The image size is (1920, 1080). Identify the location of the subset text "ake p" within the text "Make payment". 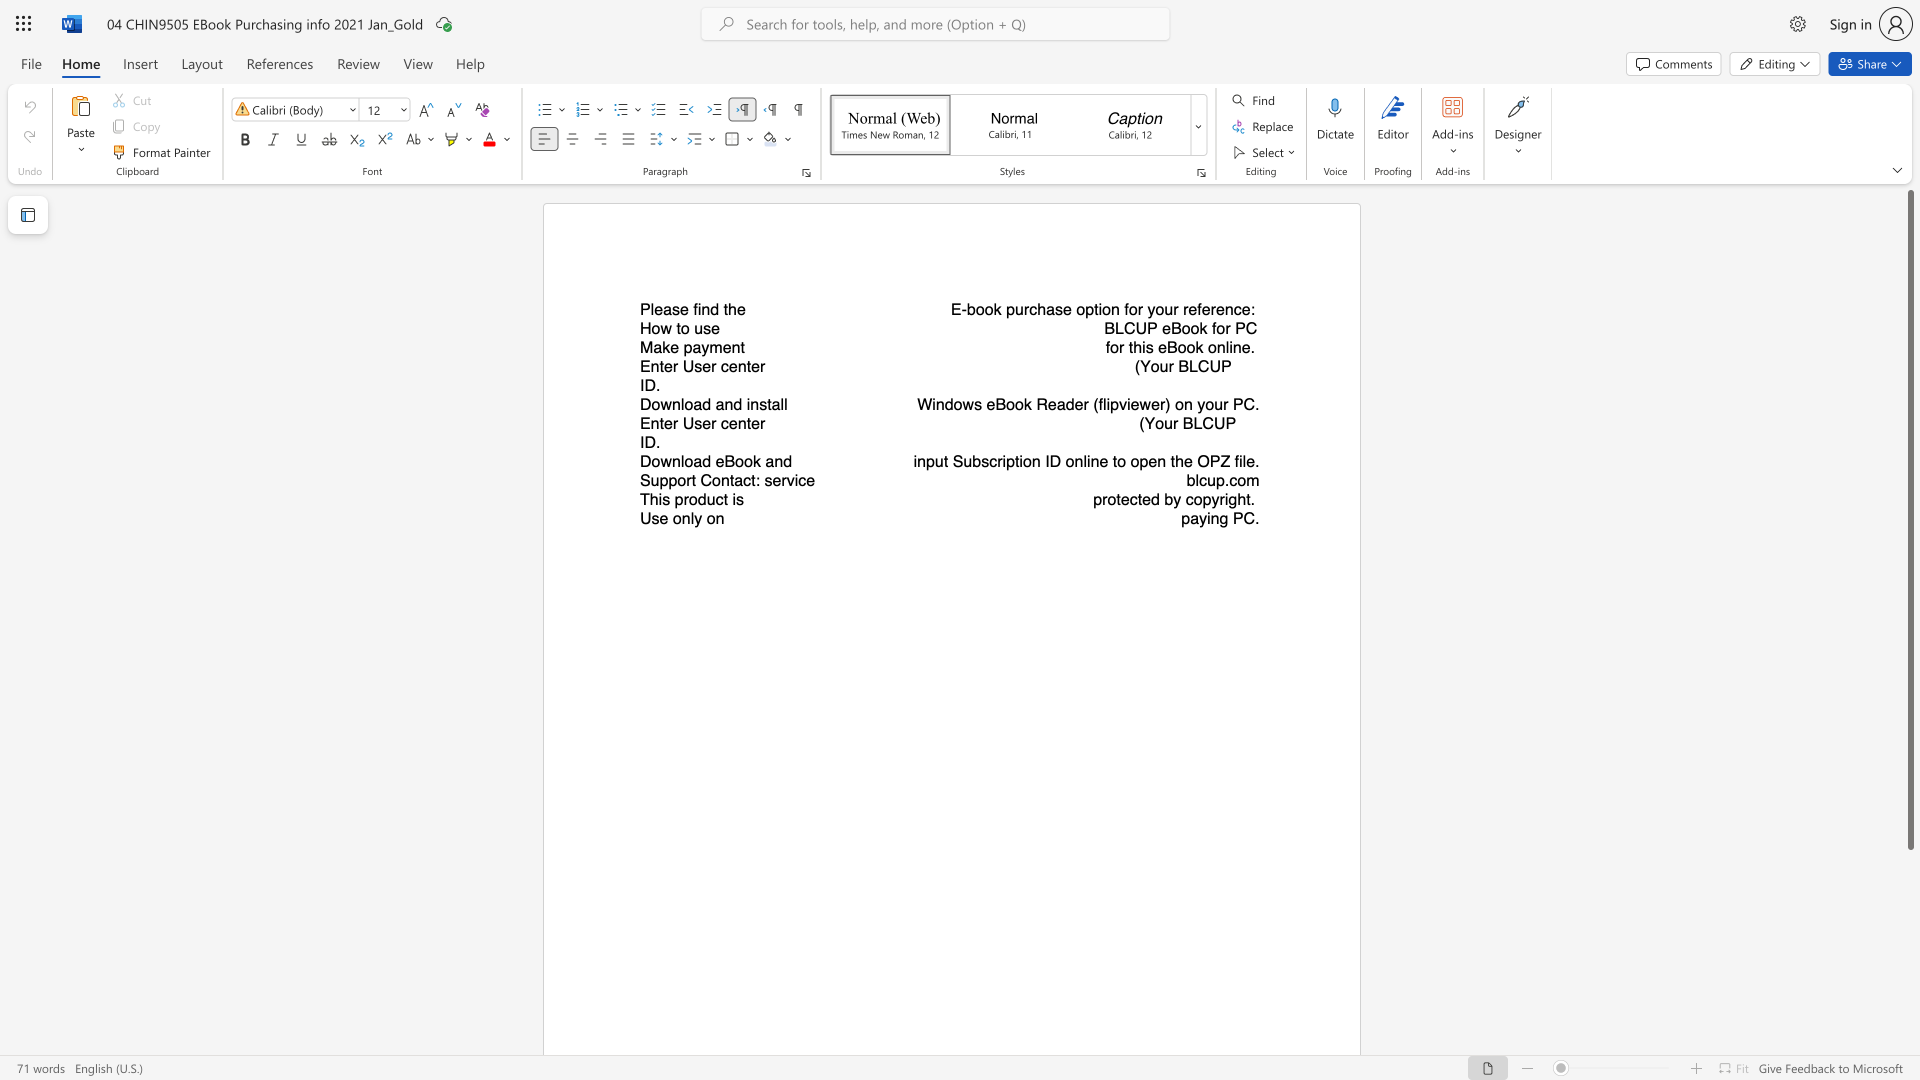
(653, 346).